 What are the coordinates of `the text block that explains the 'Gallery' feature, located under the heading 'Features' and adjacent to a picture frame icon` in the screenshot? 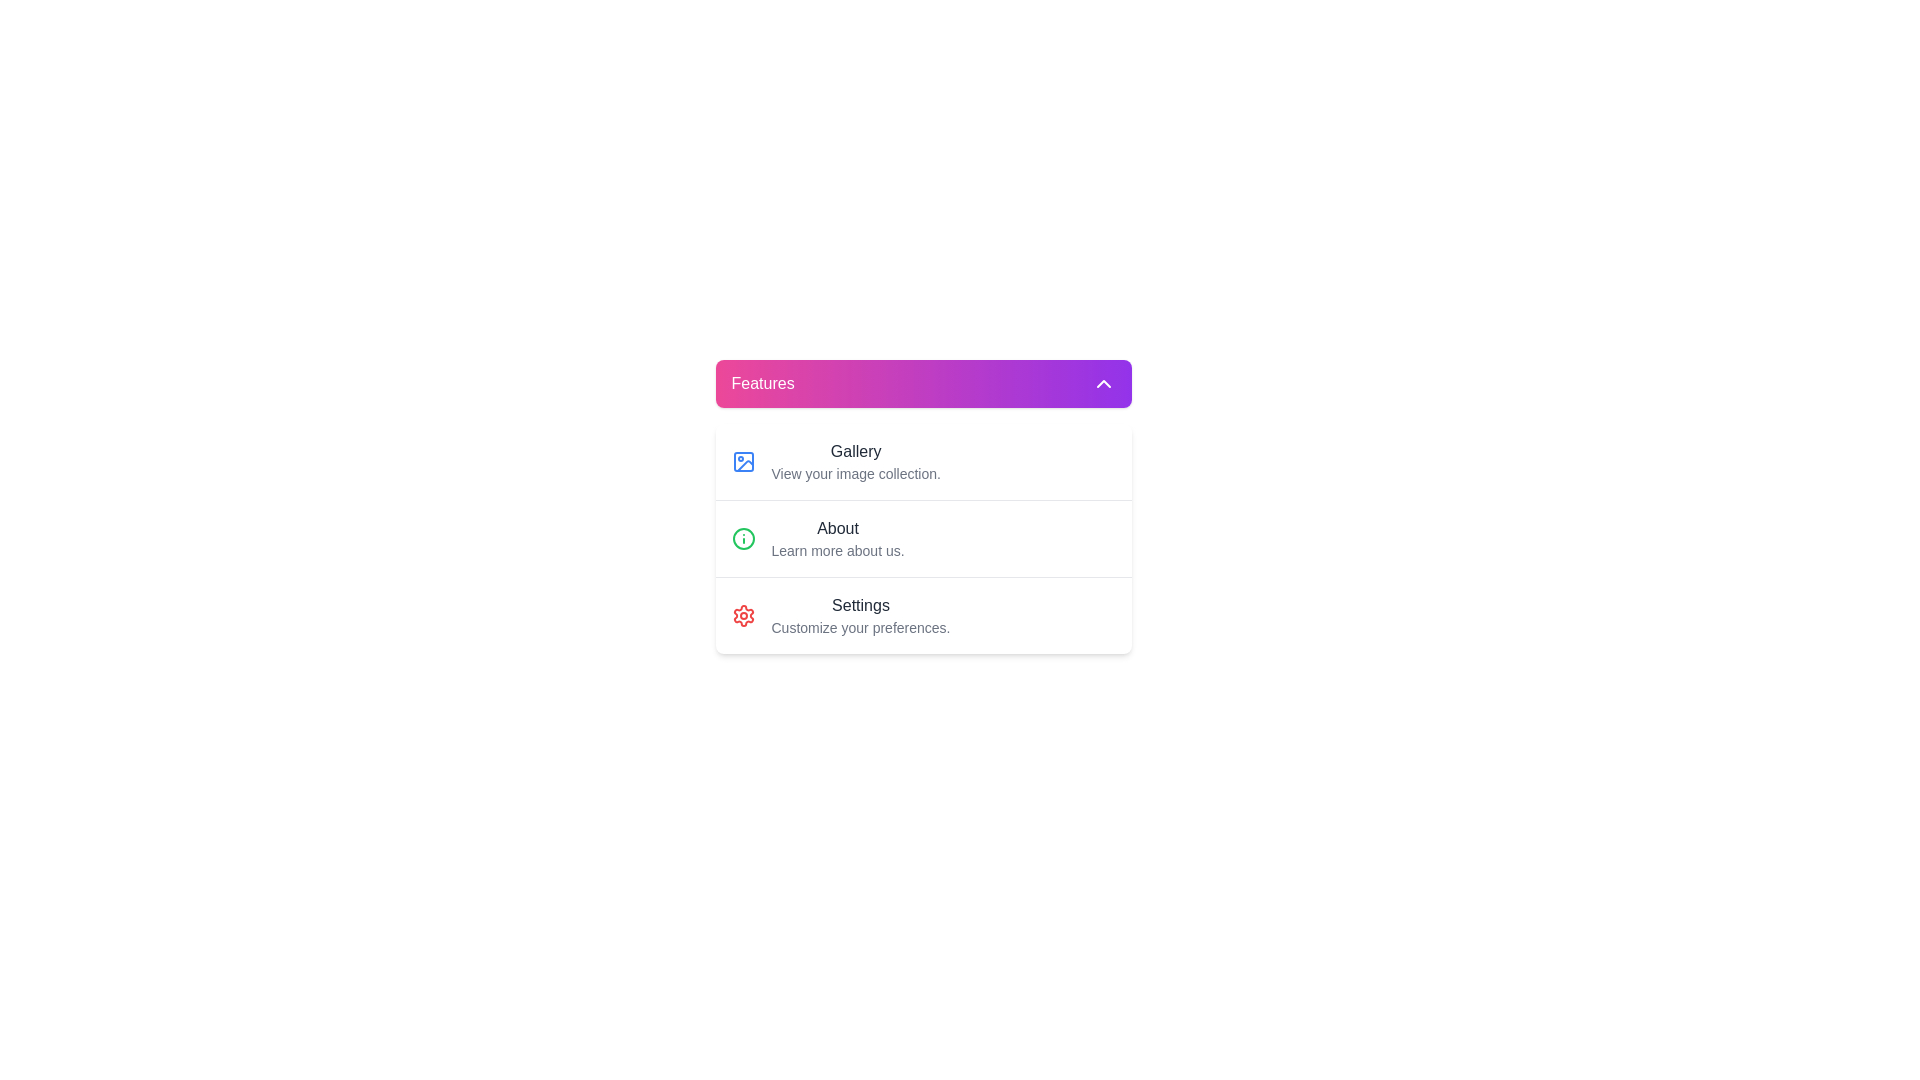 It's located at (856, 462).